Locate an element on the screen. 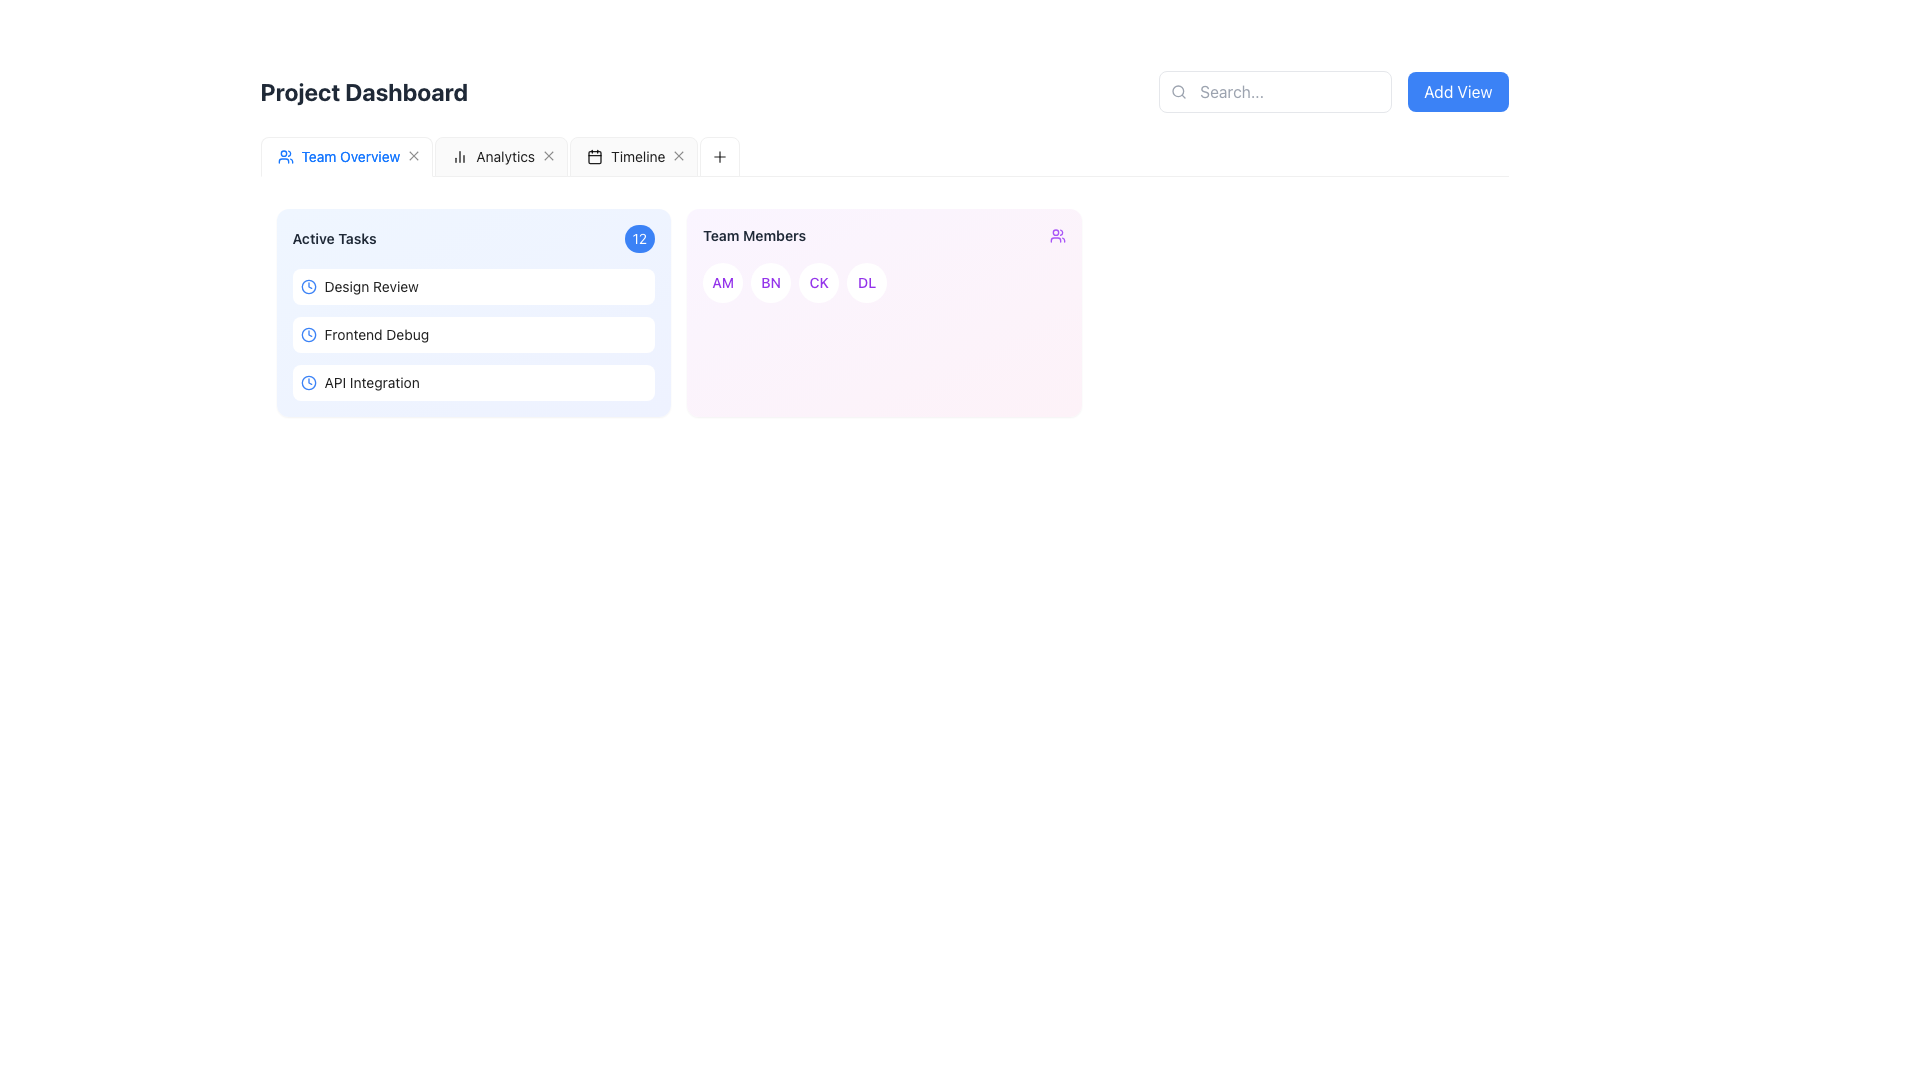 The width and height of the screenshot is (1920, 1080). the button with an icon located to the immediate right of the 'Analytics' tab is located at coordinates (549, 156).